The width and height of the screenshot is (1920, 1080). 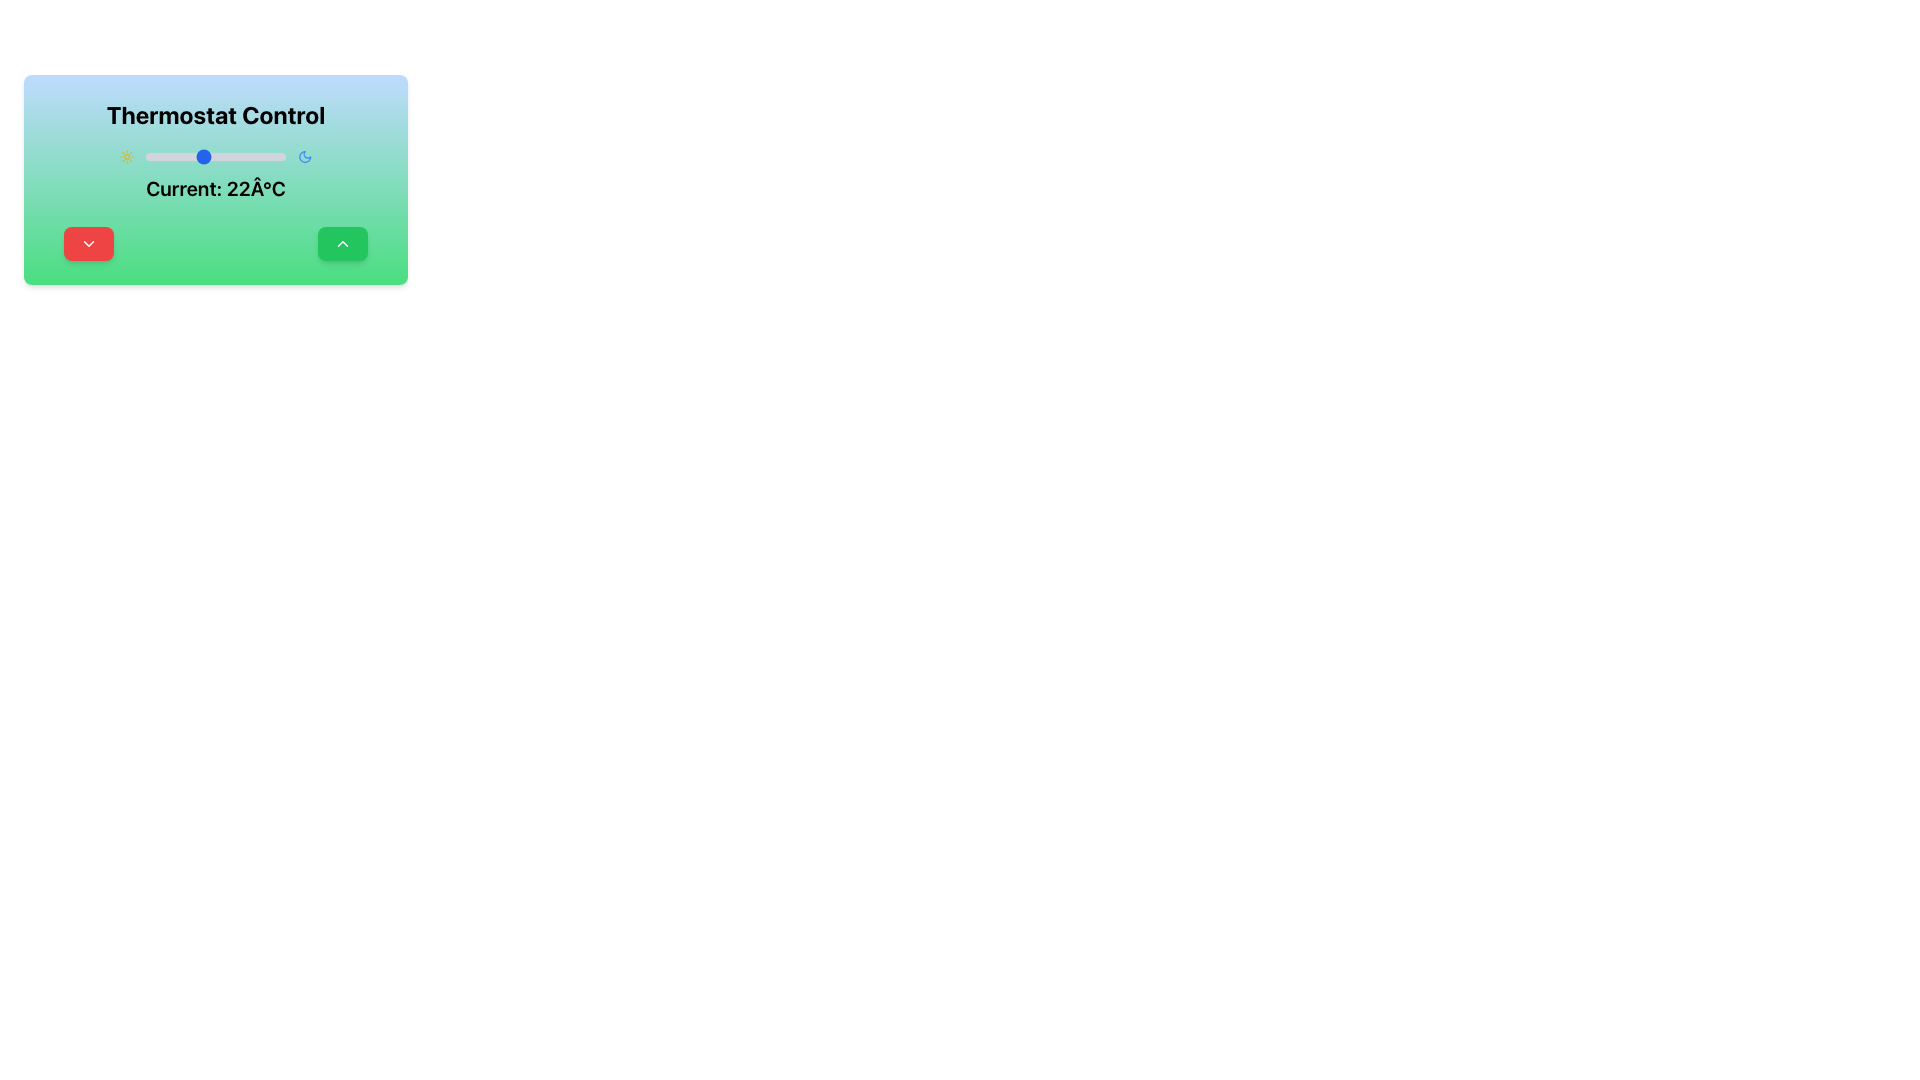 I want to click on temperature, so click(x=225, y=156).